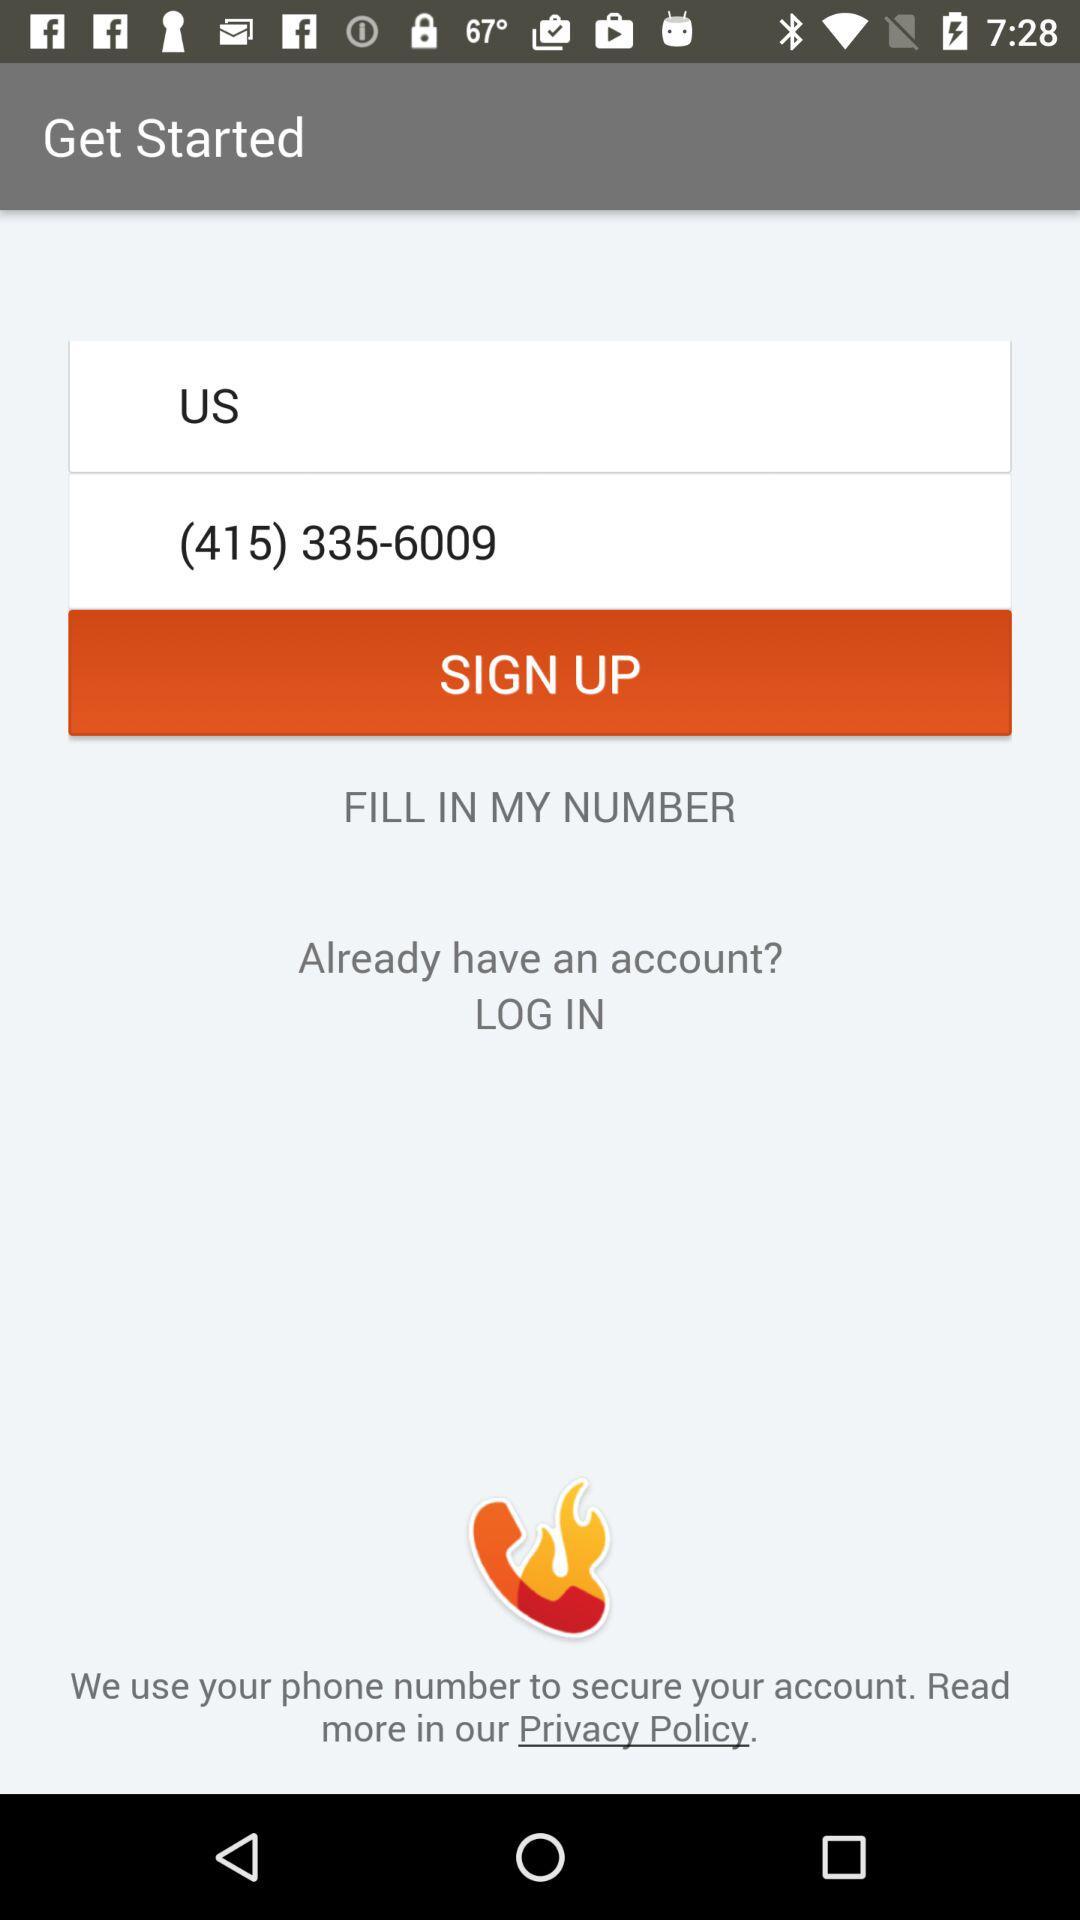 The width and height of the screenshot is (1080, 1920). What do you see at coordinates (540, 403) in the screenshot?
I see `us item` at bounding box center [540, 403].